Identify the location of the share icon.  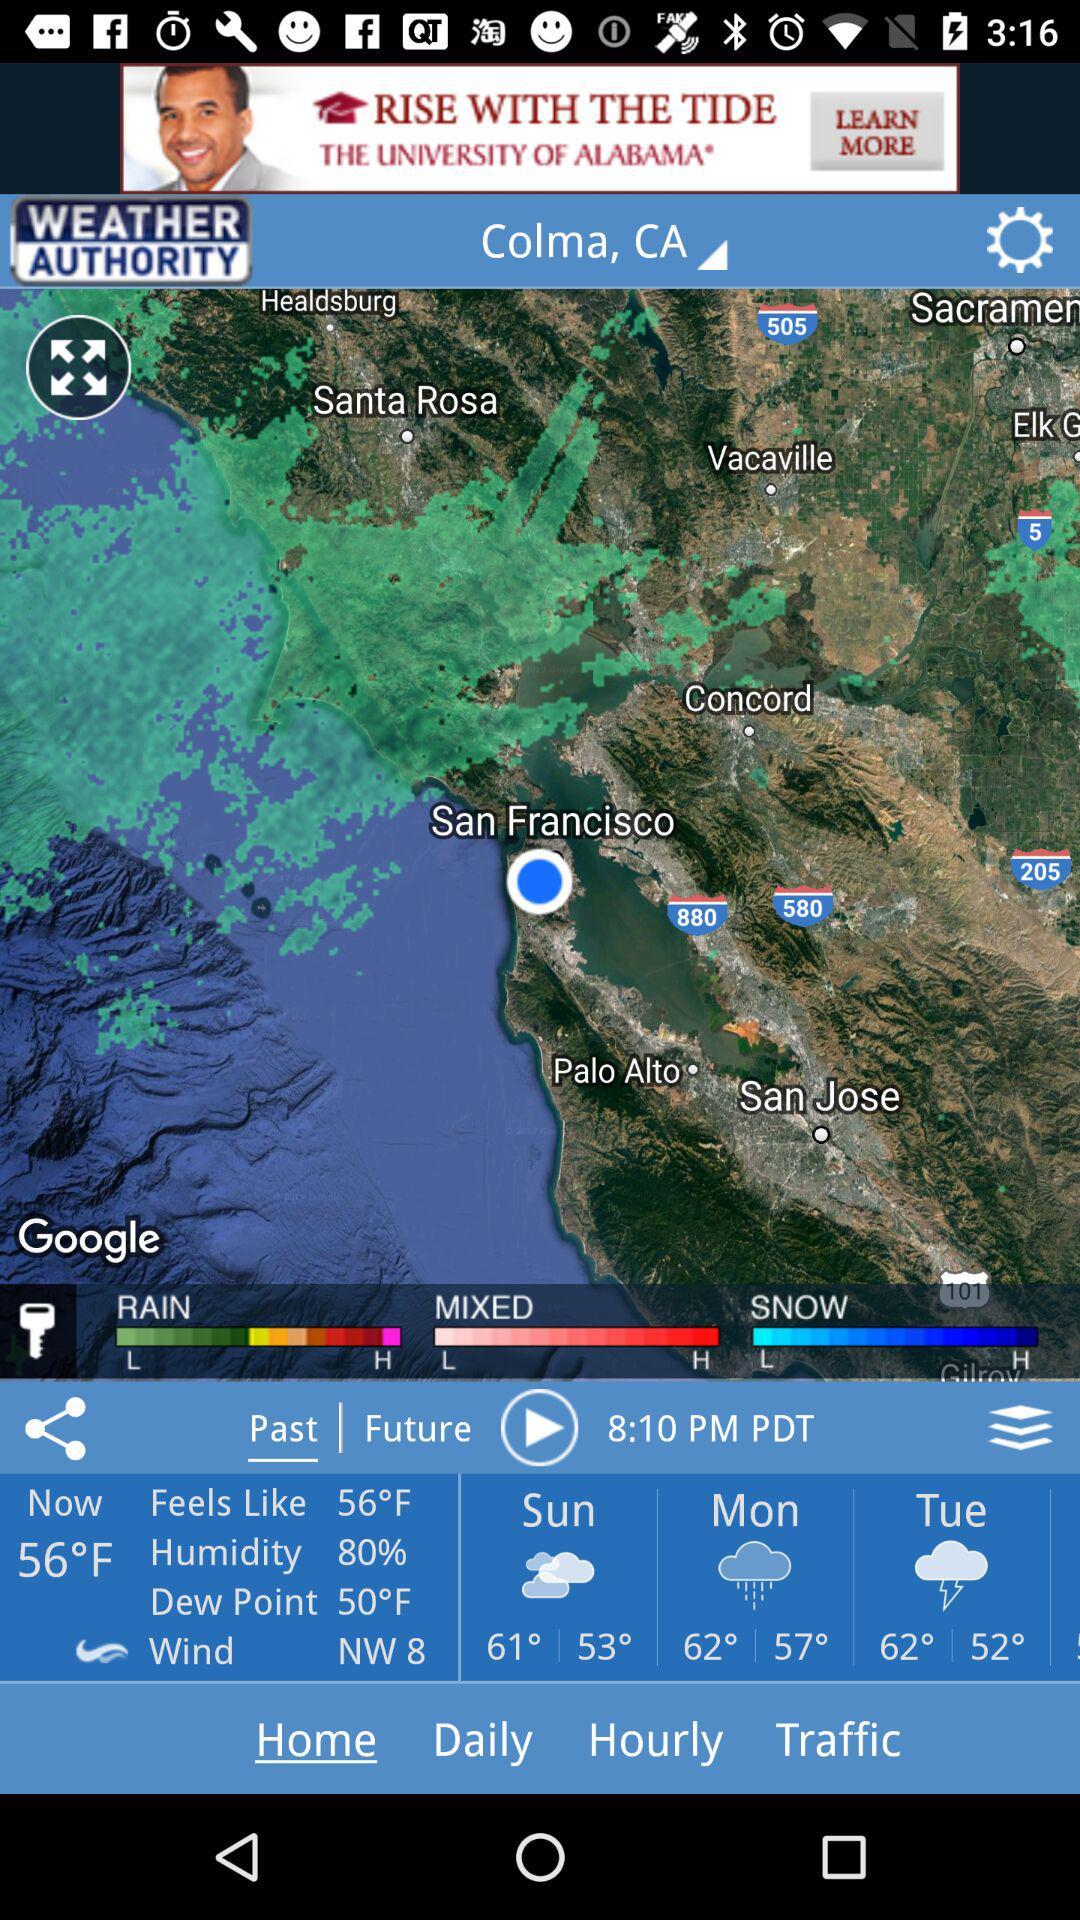
(58, 1426).